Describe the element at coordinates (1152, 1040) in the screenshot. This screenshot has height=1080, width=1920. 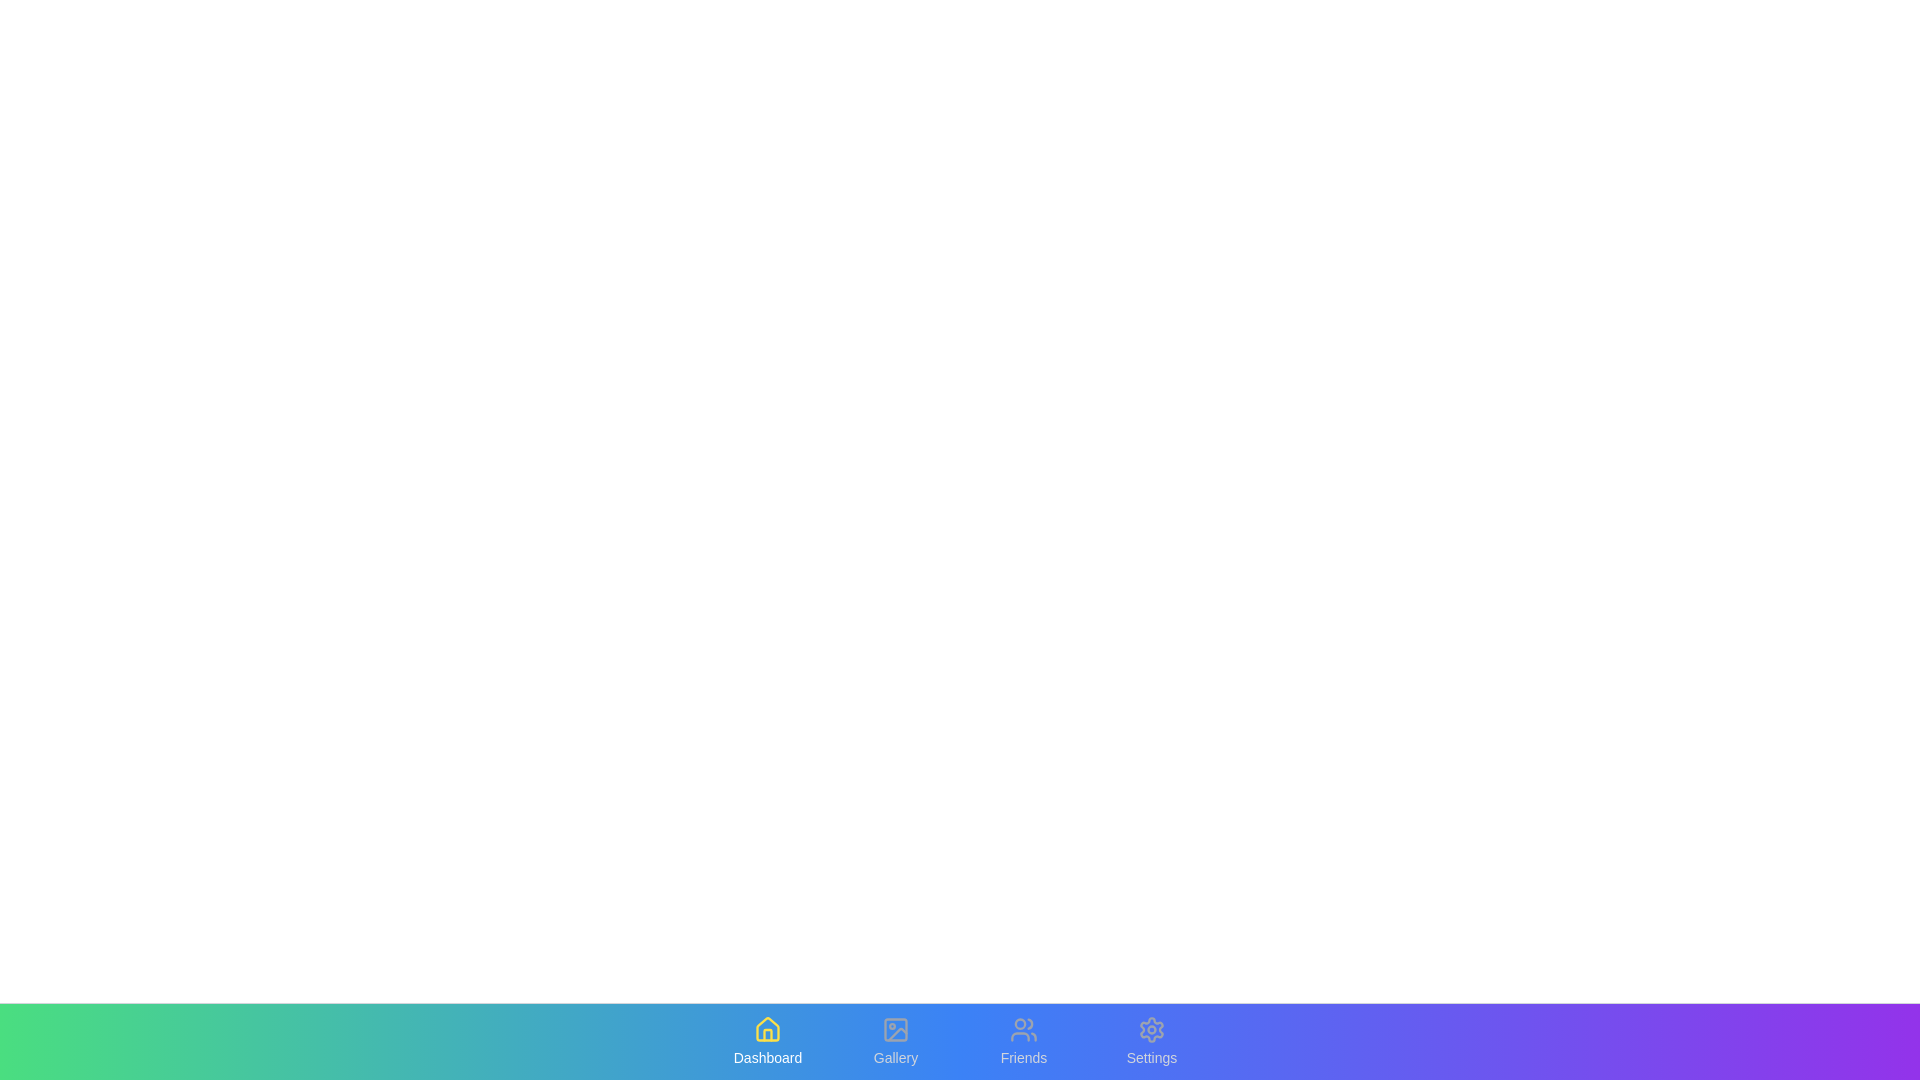
I see `the Settings tab to observe the hover effect` at that location.